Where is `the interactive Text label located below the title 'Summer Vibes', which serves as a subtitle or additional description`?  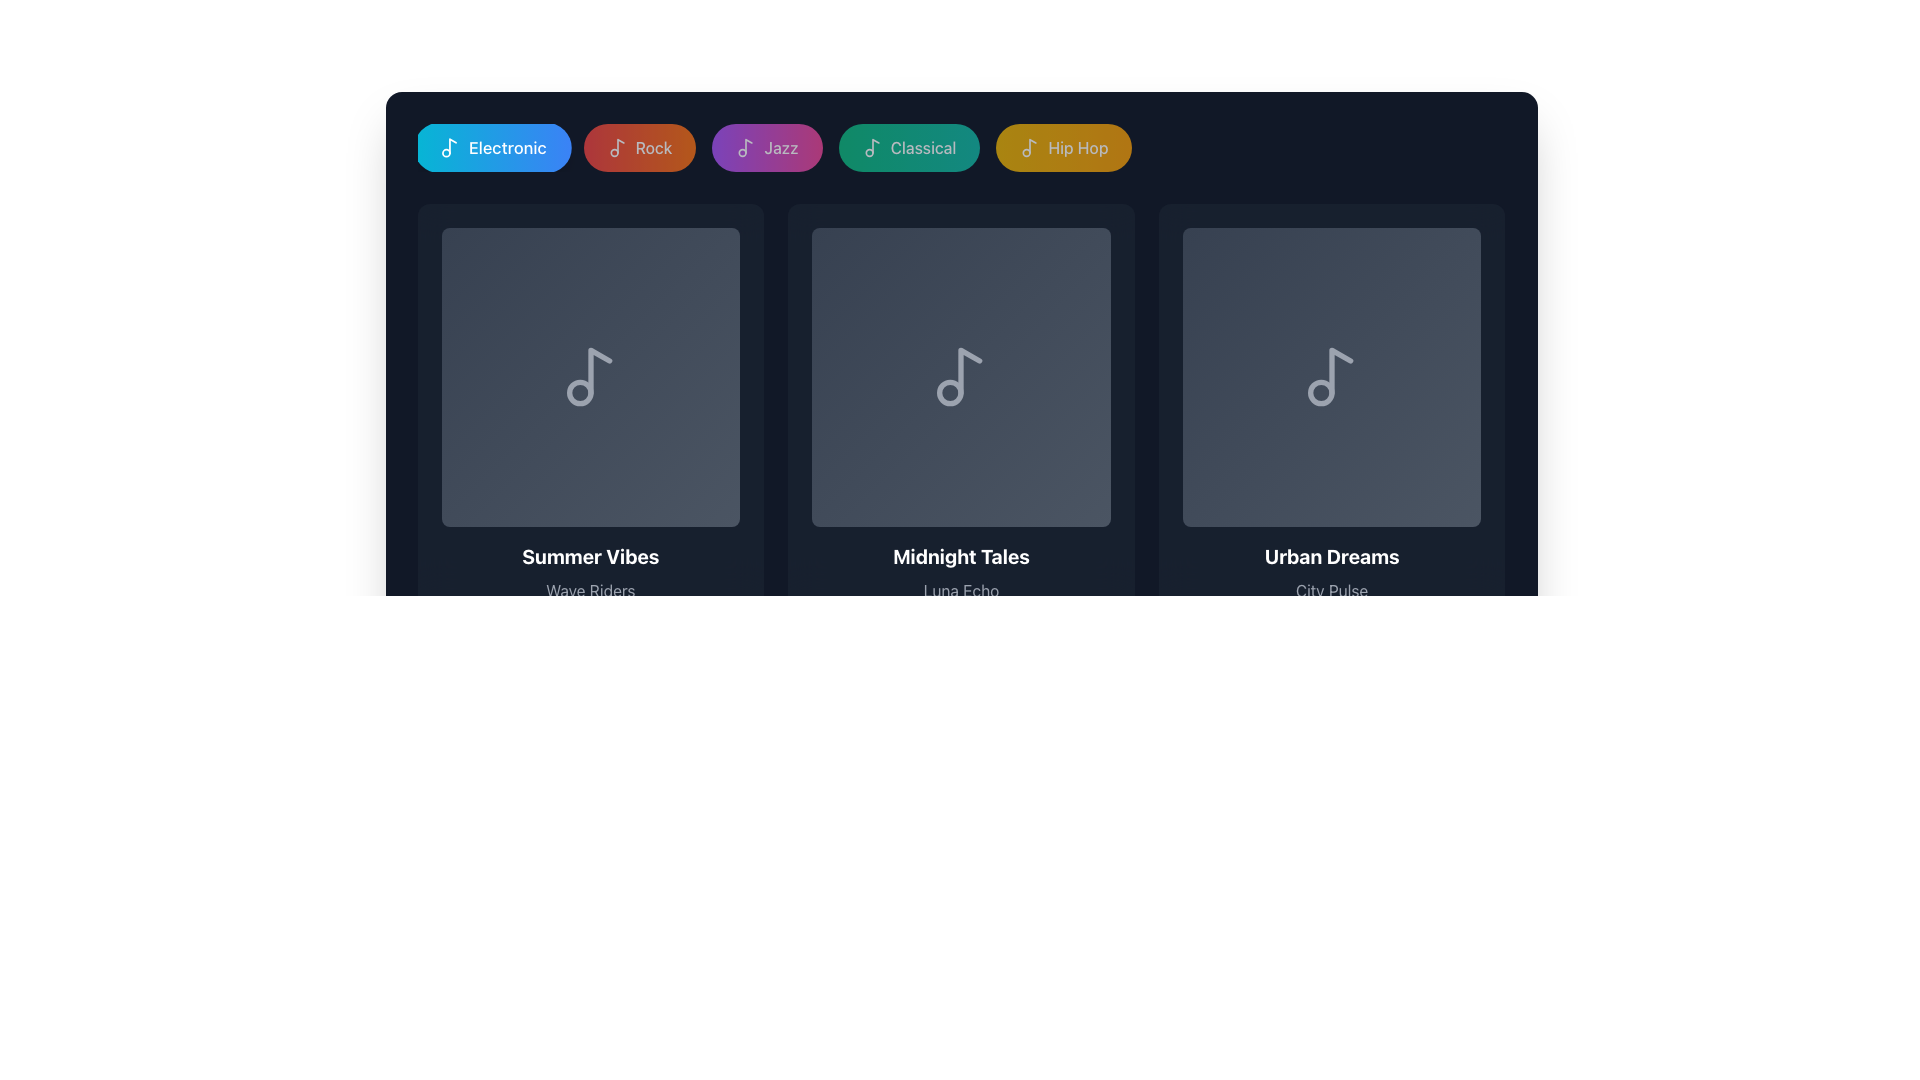
the interactive Text label located below the title 'Summer Vibes', which serves as a subtitle or additional description is located at coordinates (589, 589).